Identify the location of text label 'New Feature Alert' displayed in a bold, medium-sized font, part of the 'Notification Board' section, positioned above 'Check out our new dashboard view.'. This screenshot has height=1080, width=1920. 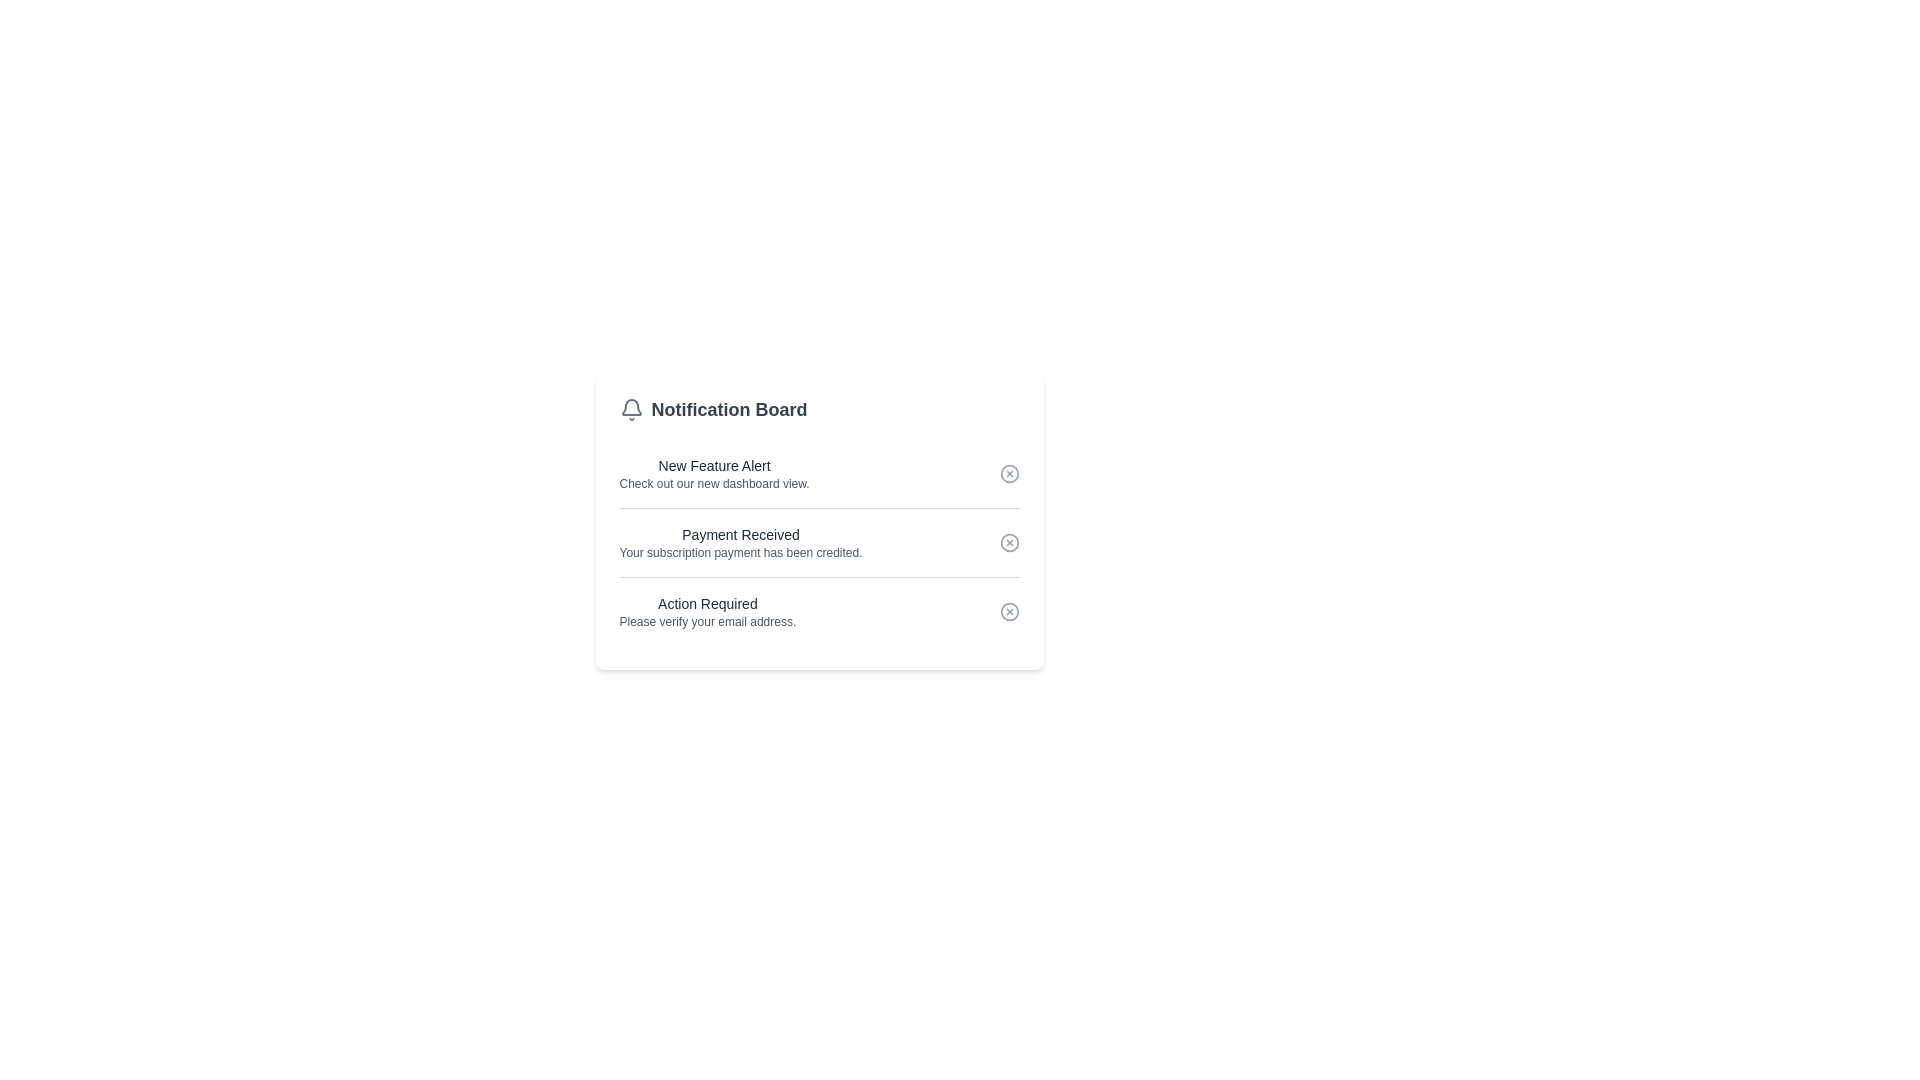
(714, 466).